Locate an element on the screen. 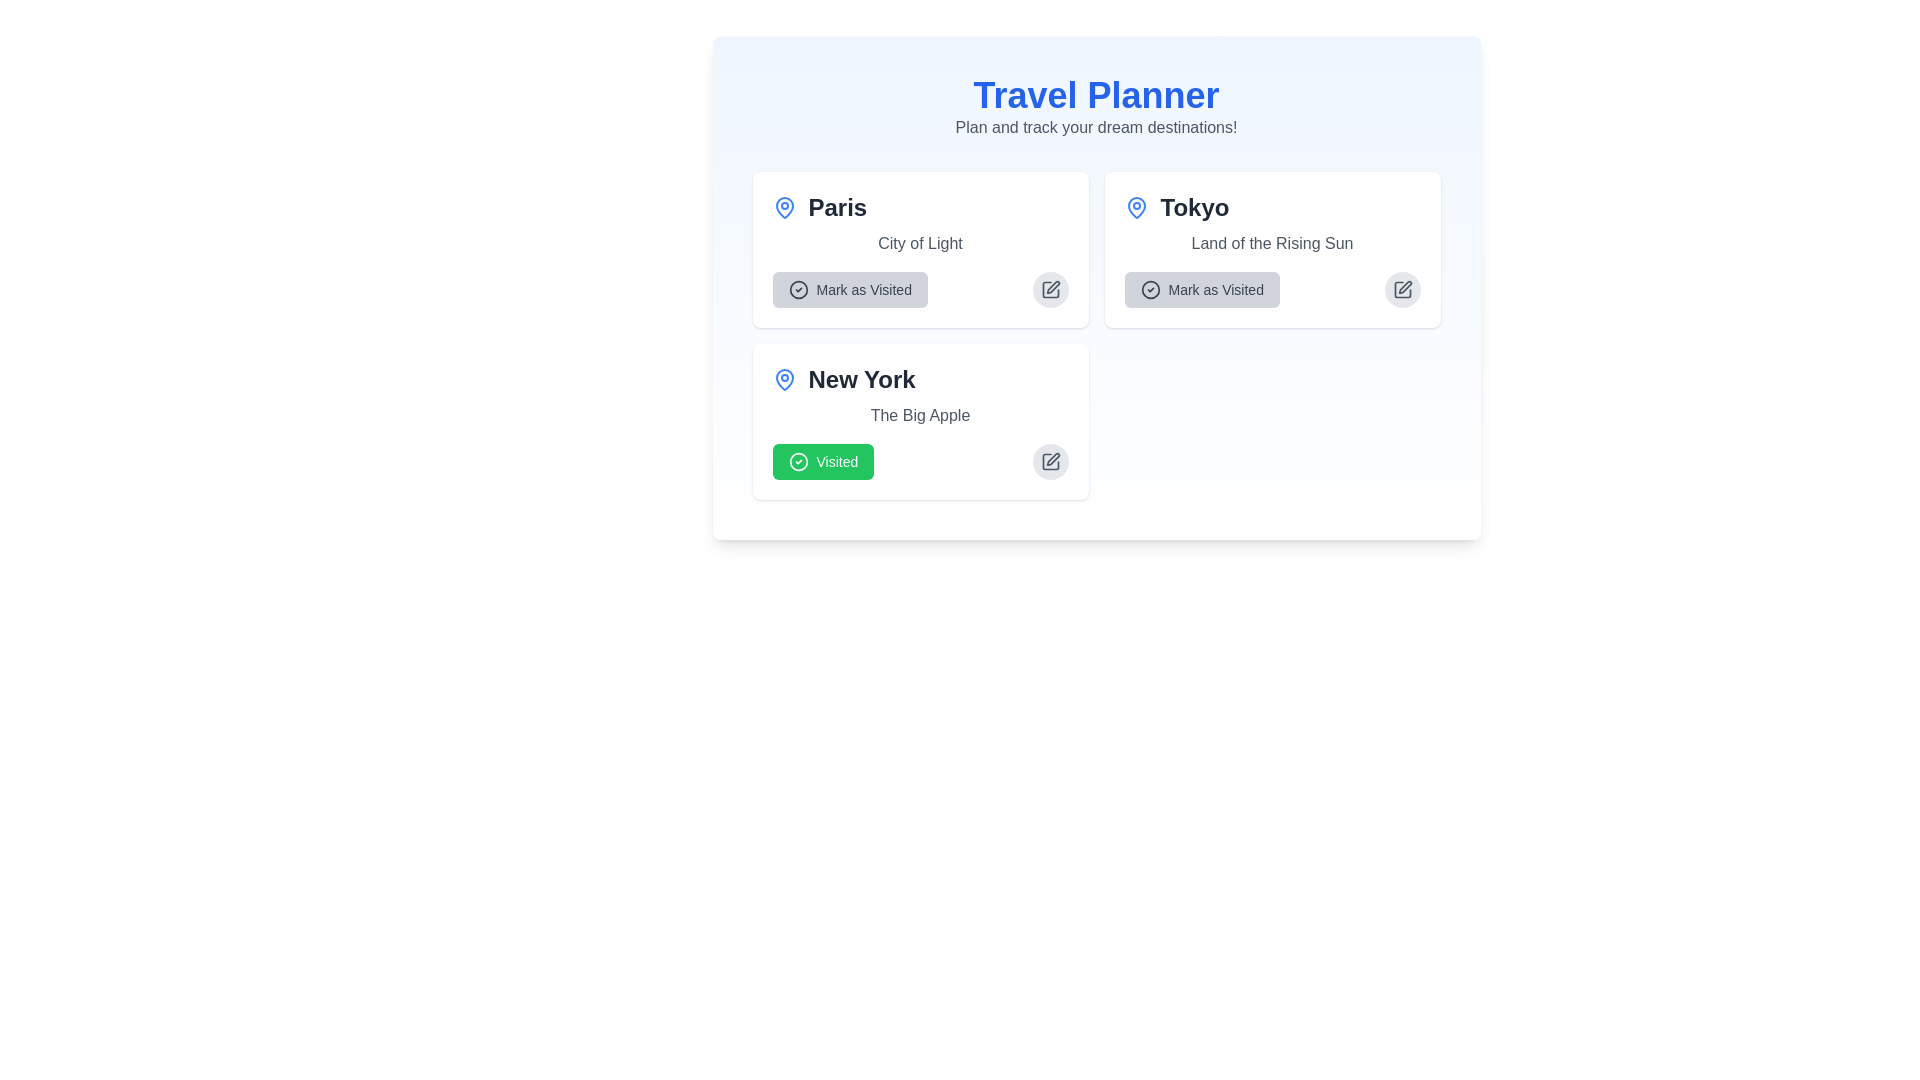  the text element displaying 'Land of the Rising Sun' located in the Tokyo destination card, which is styled with a small-sized gray font and positioned directly below the heading 'Tokyo' is located at coordinates (1271, 242).